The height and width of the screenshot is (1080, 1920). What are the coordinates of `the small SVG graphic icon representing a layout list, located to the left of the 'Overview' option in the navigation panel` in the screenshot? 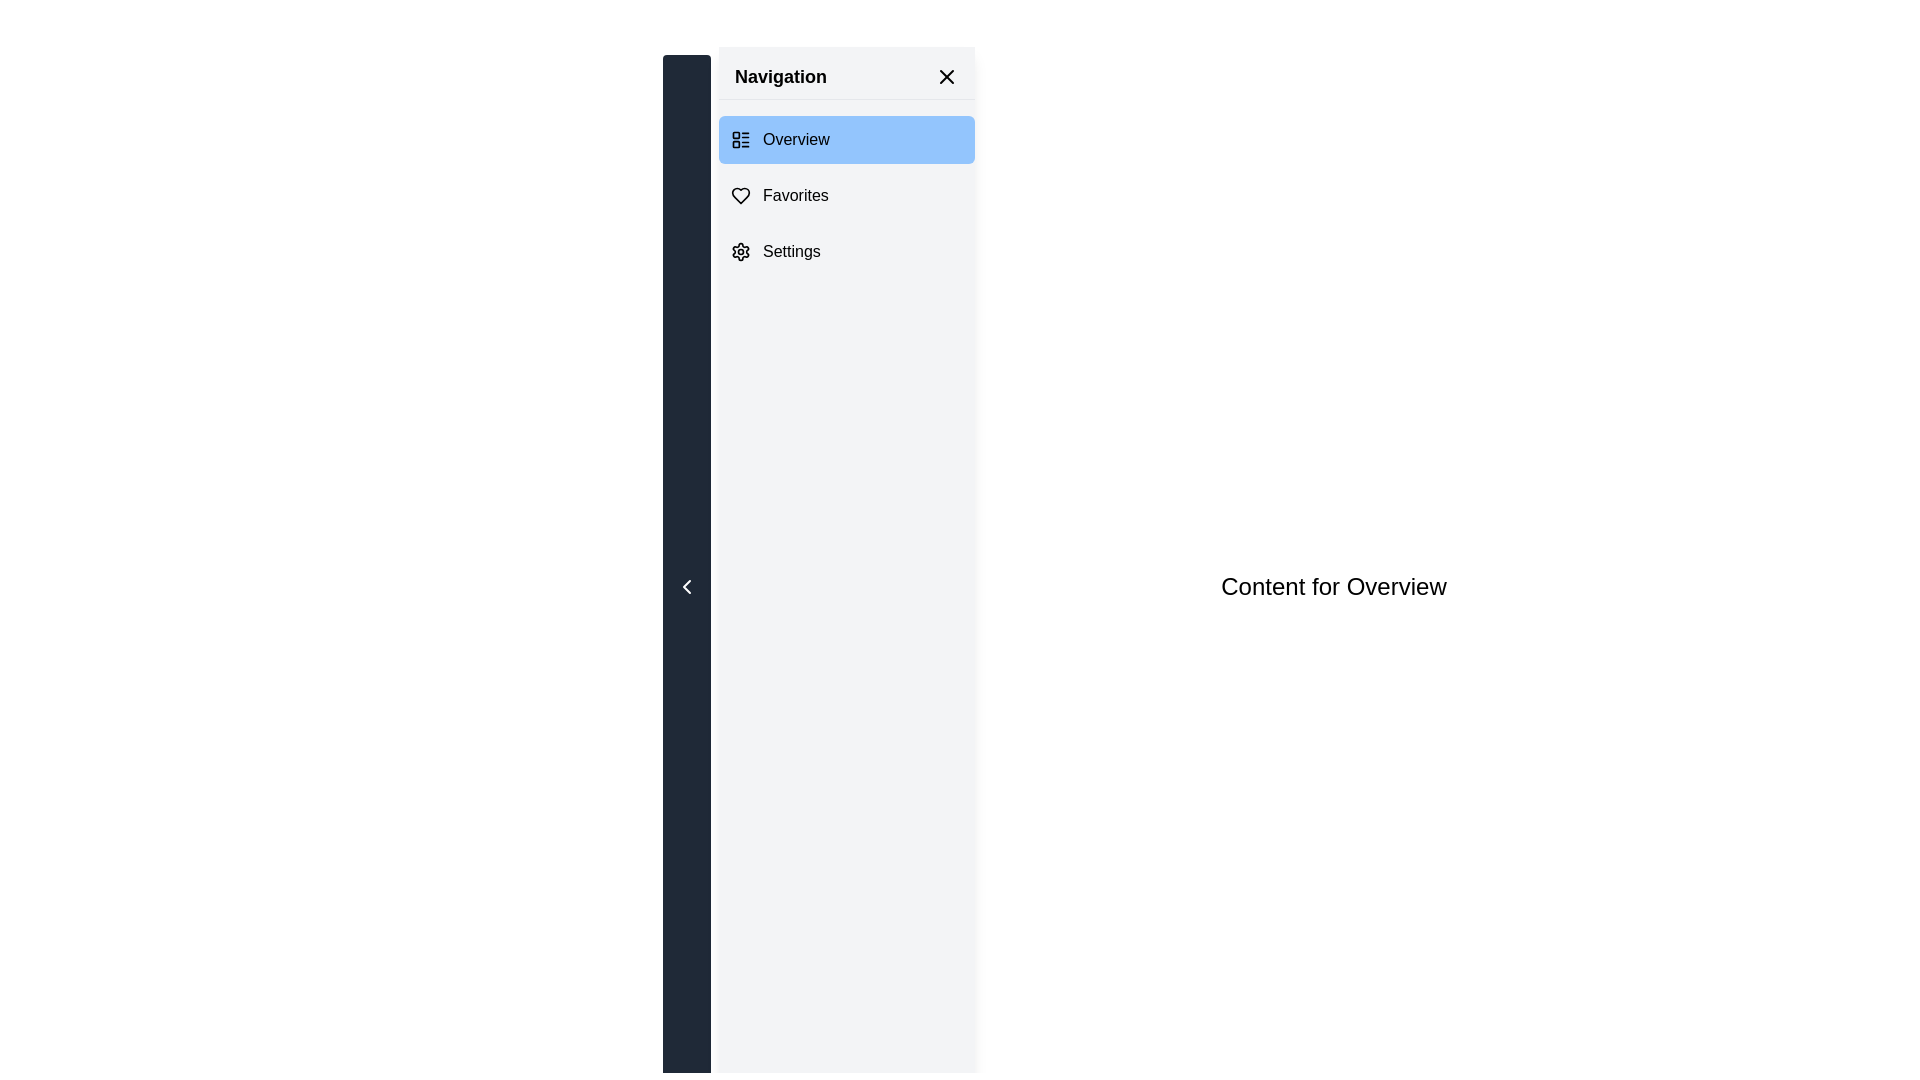 It's located at (739, 138).